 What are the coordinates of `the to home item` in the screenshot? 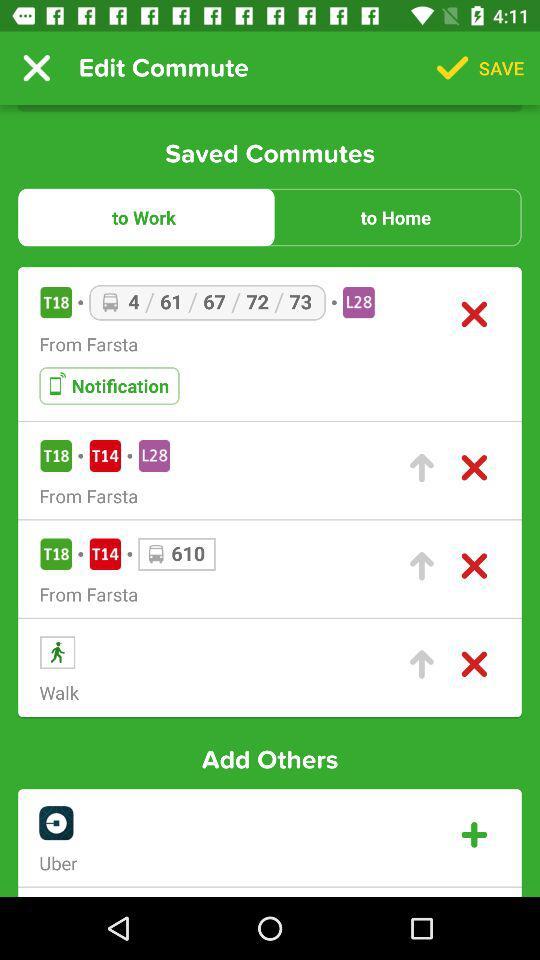 It's located at (395, 217).